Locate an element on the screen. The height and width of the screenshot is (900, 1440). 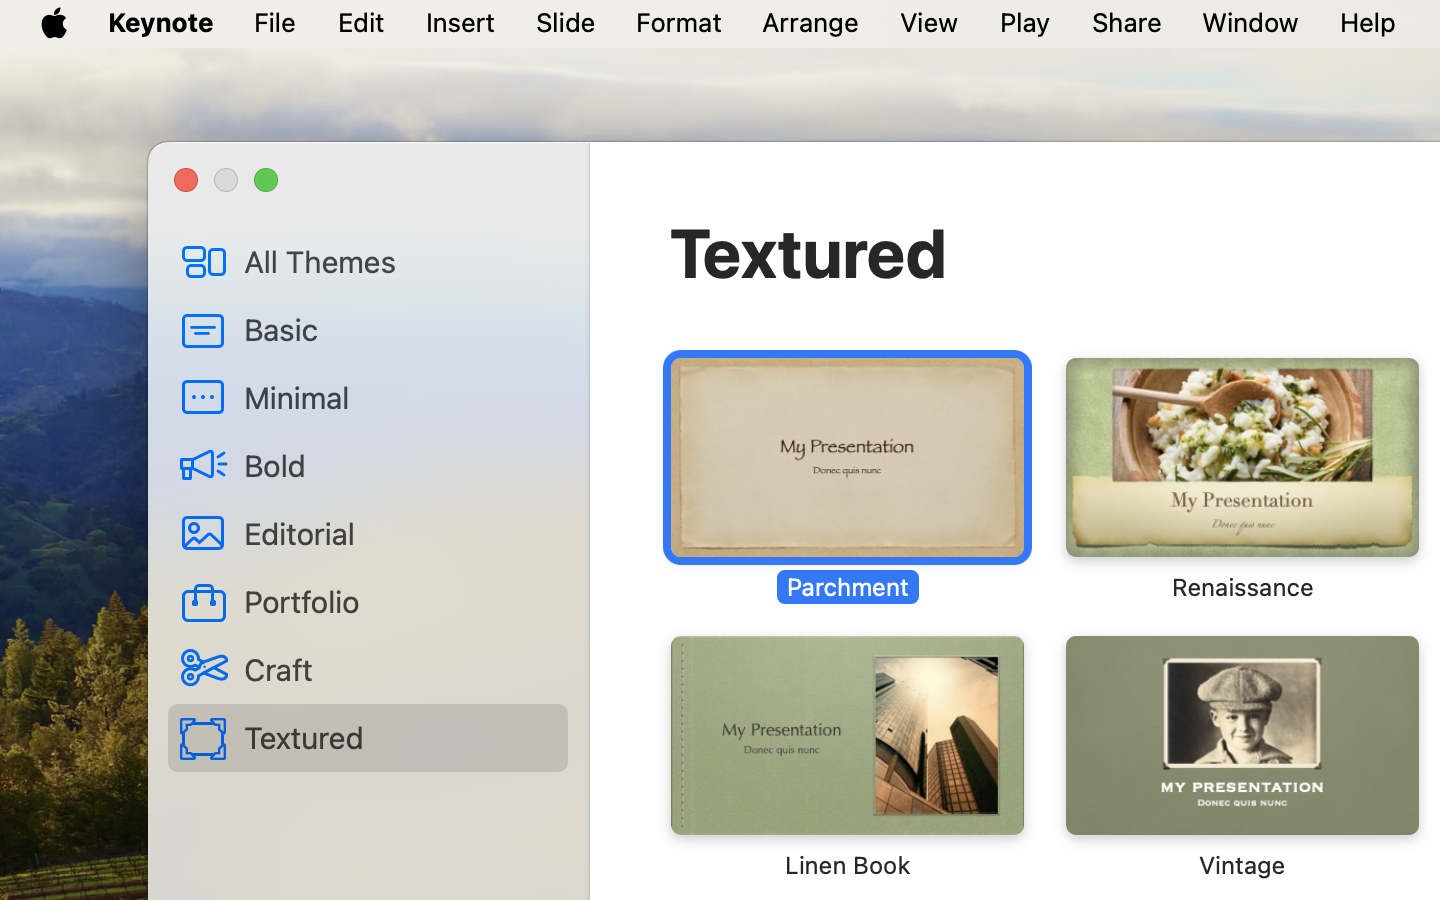
'Minimal' is located at coordinates (397, 396).